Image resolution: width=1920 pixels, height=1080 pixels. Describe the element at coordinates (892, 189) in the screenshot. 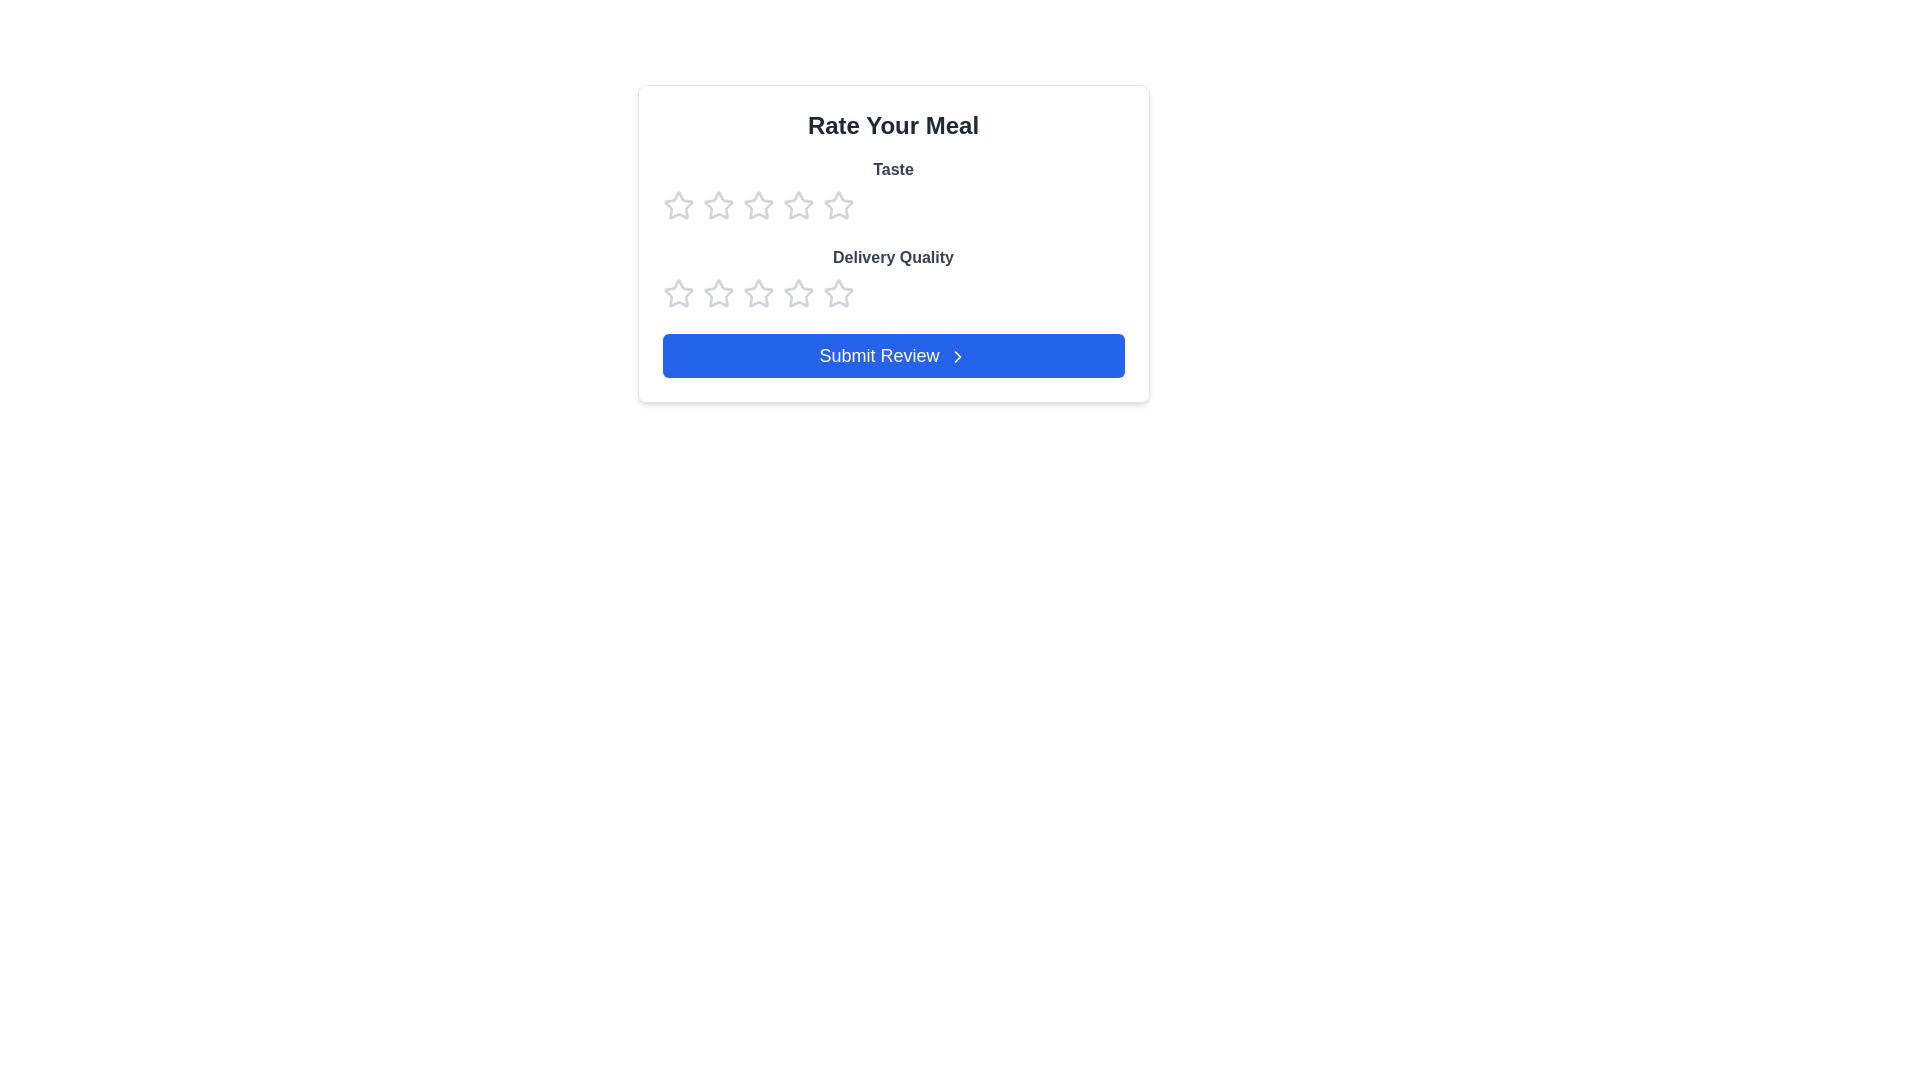

I see `the 'Taste' text label` at that location.